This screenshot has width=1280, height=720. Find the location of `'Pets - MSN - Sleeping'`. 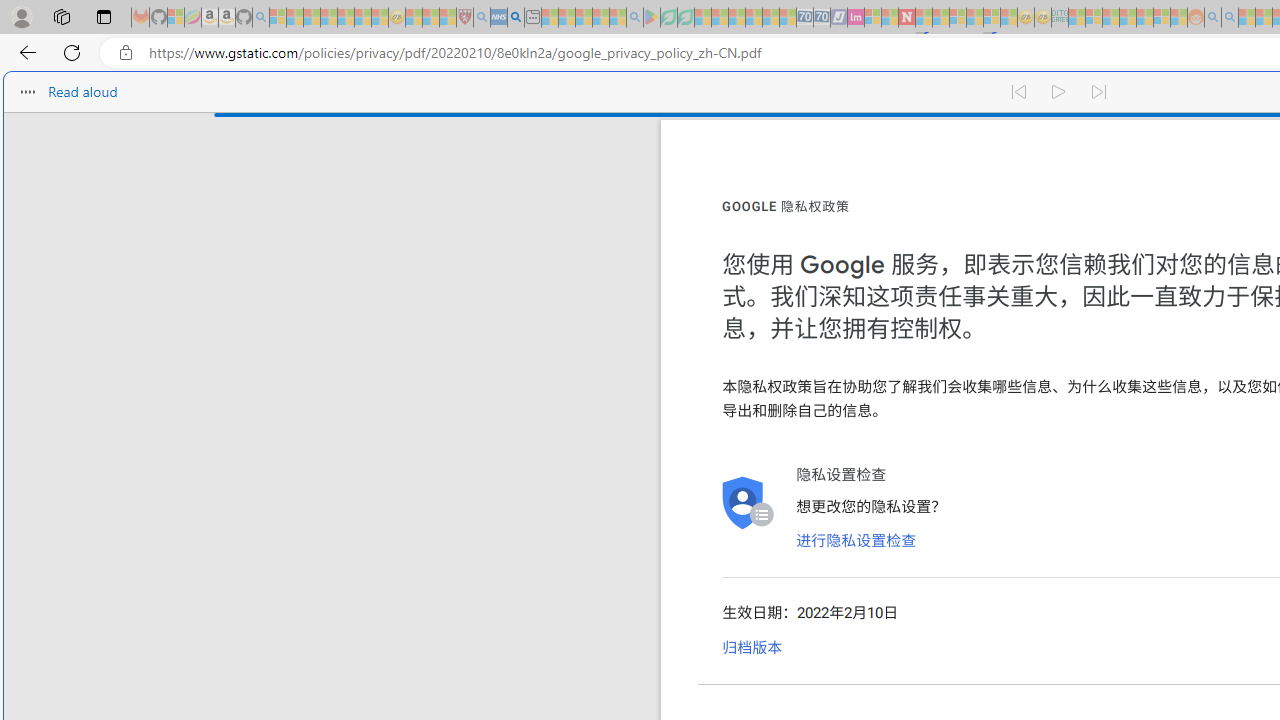

'Pets - MSN - Sleeping' is located at coordinates (599, 17).